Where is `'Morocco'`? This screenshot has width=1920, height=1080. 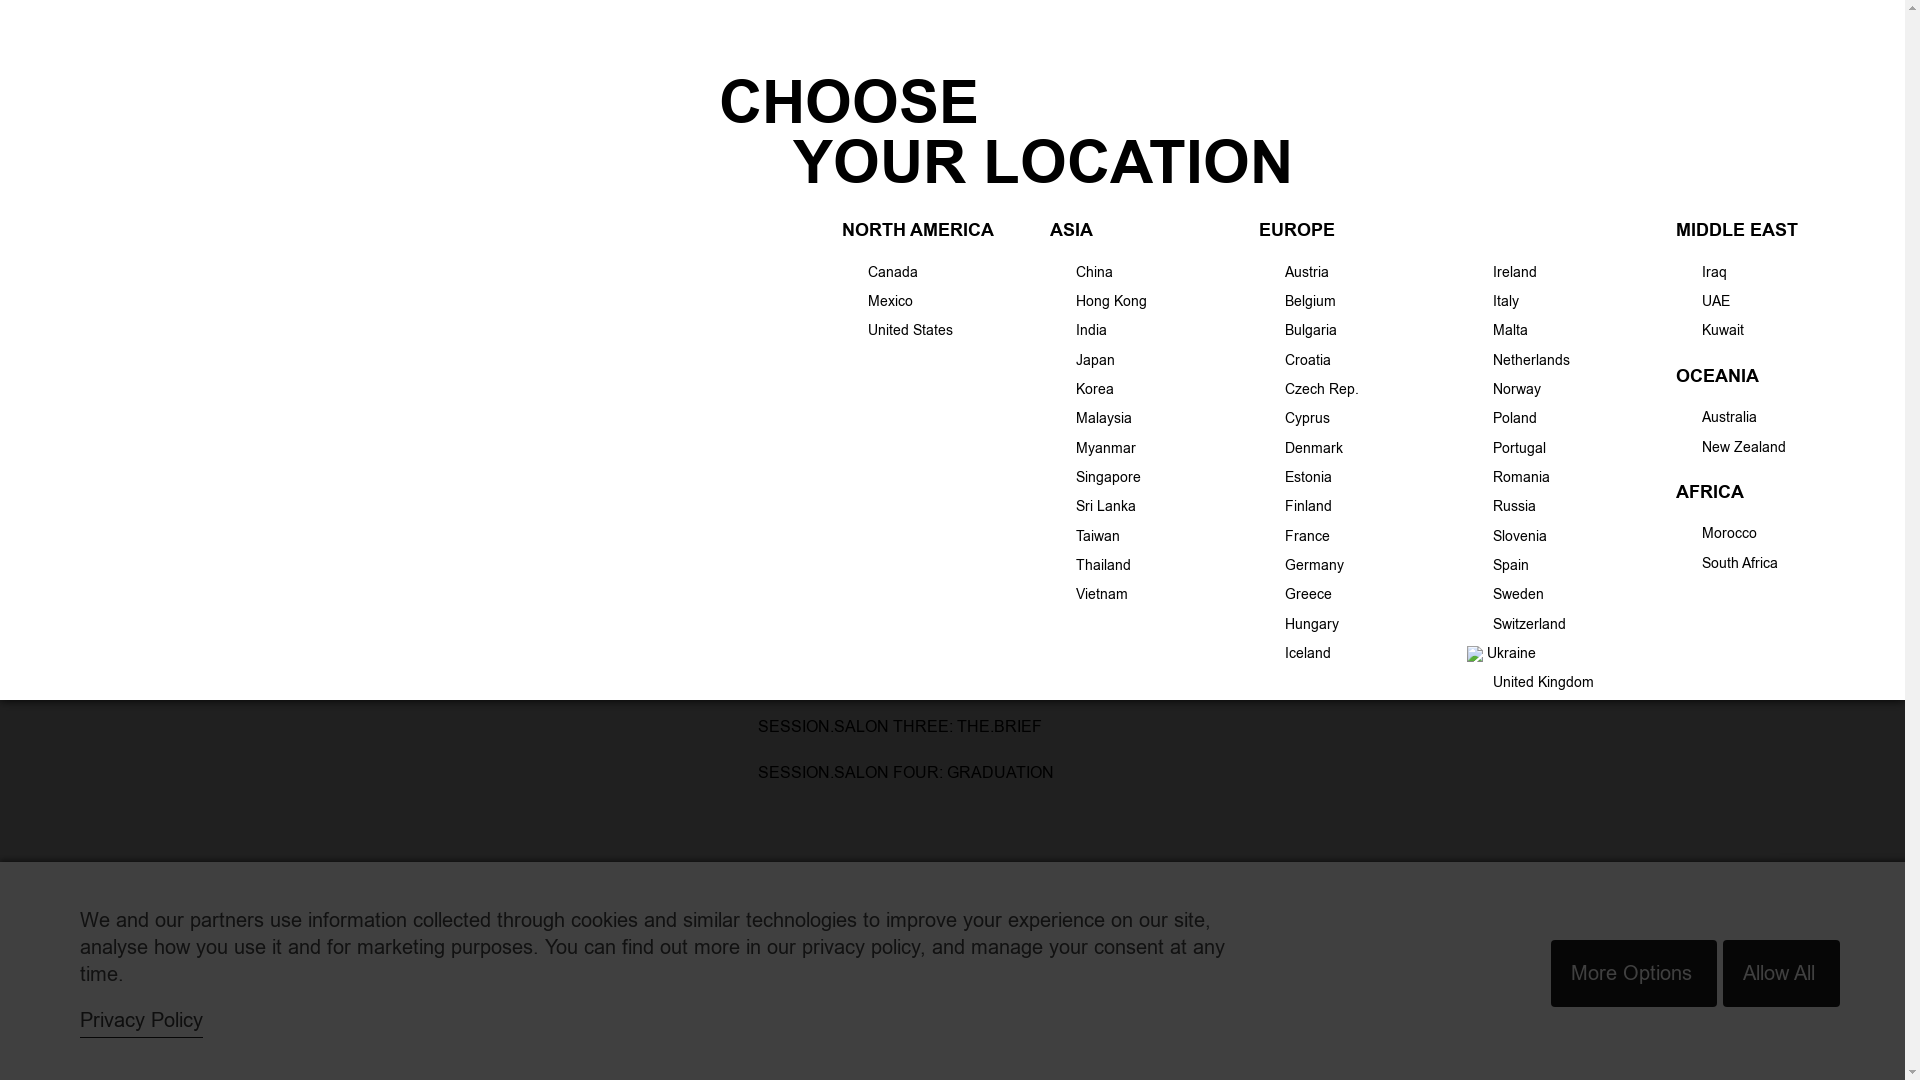
'Morocco' is located at coordinates (1715, 531).